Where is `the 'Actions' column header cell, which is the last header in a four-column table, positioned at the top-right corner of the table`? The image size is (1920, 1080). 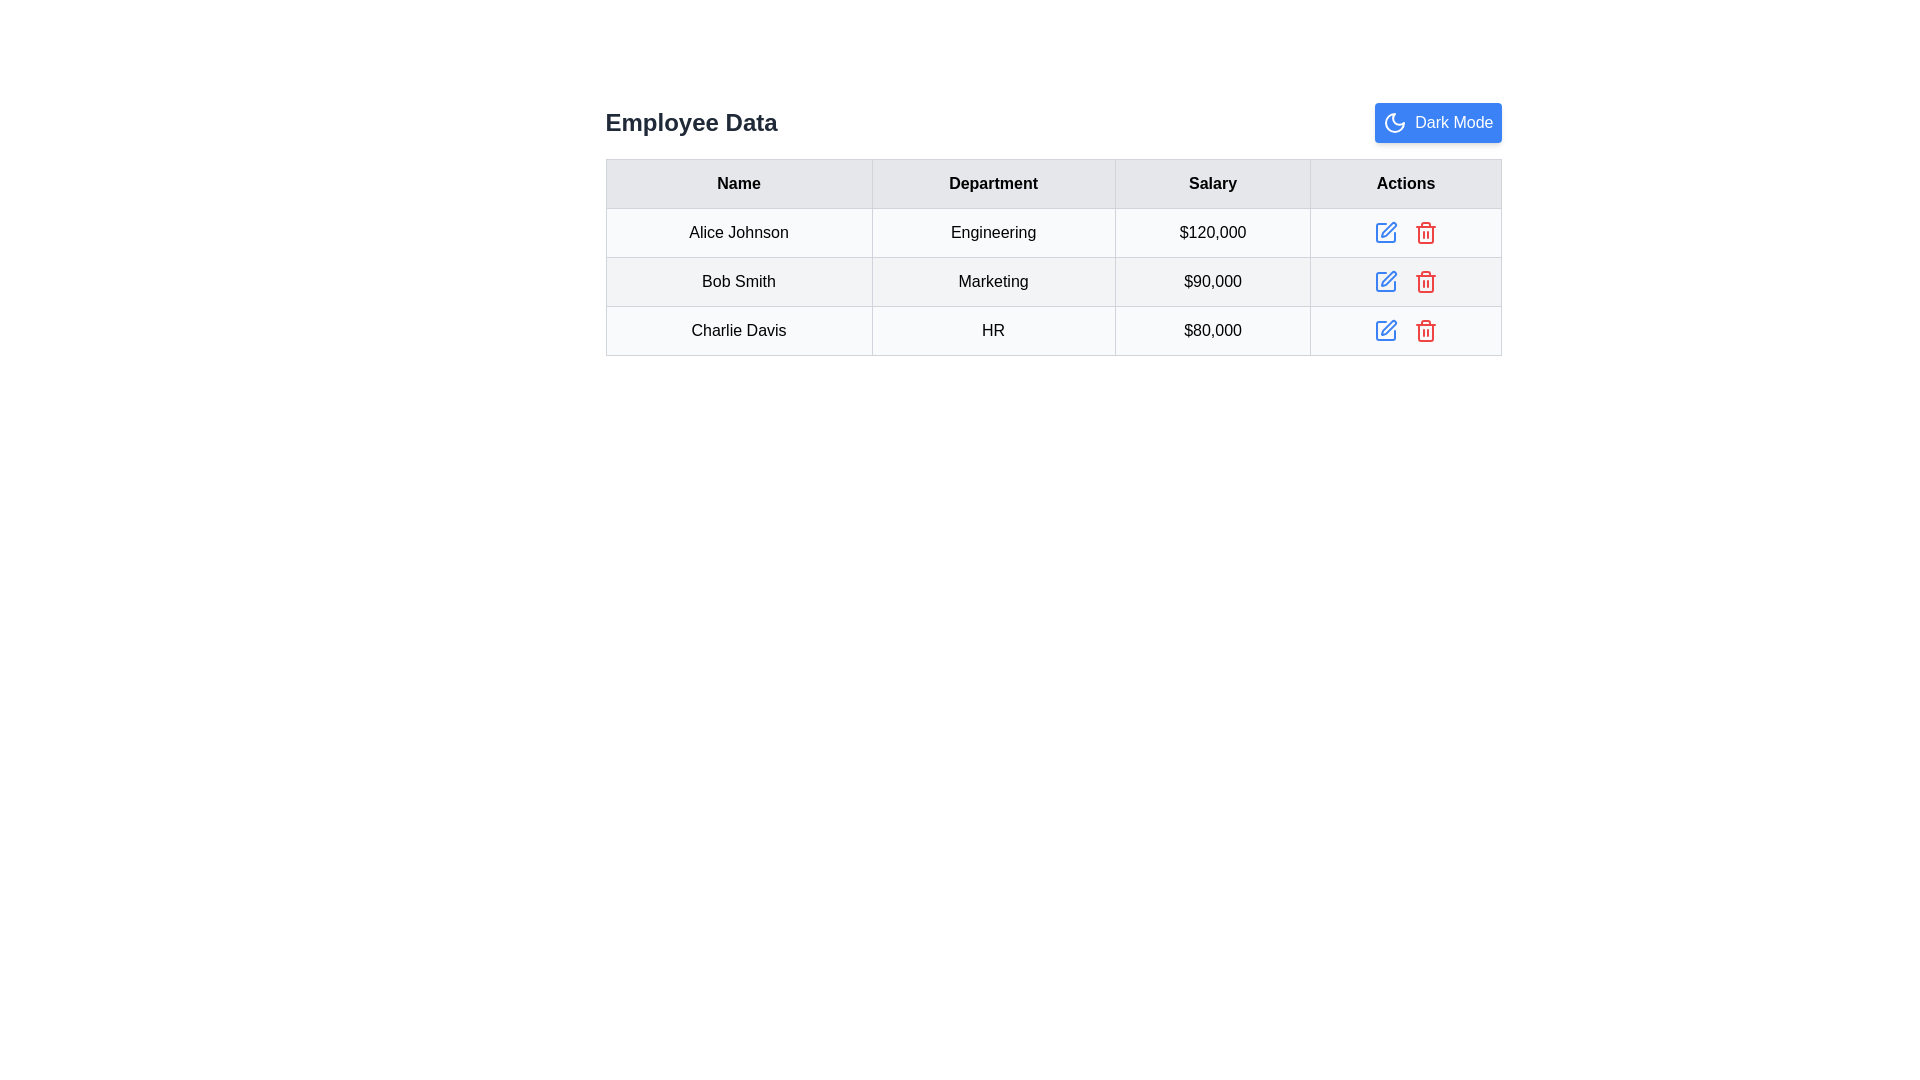 the 'Actions' column header cell, which is the last header in a four-column table, positioned at the top-right corner of the table is located at coordinates (1405, 184).